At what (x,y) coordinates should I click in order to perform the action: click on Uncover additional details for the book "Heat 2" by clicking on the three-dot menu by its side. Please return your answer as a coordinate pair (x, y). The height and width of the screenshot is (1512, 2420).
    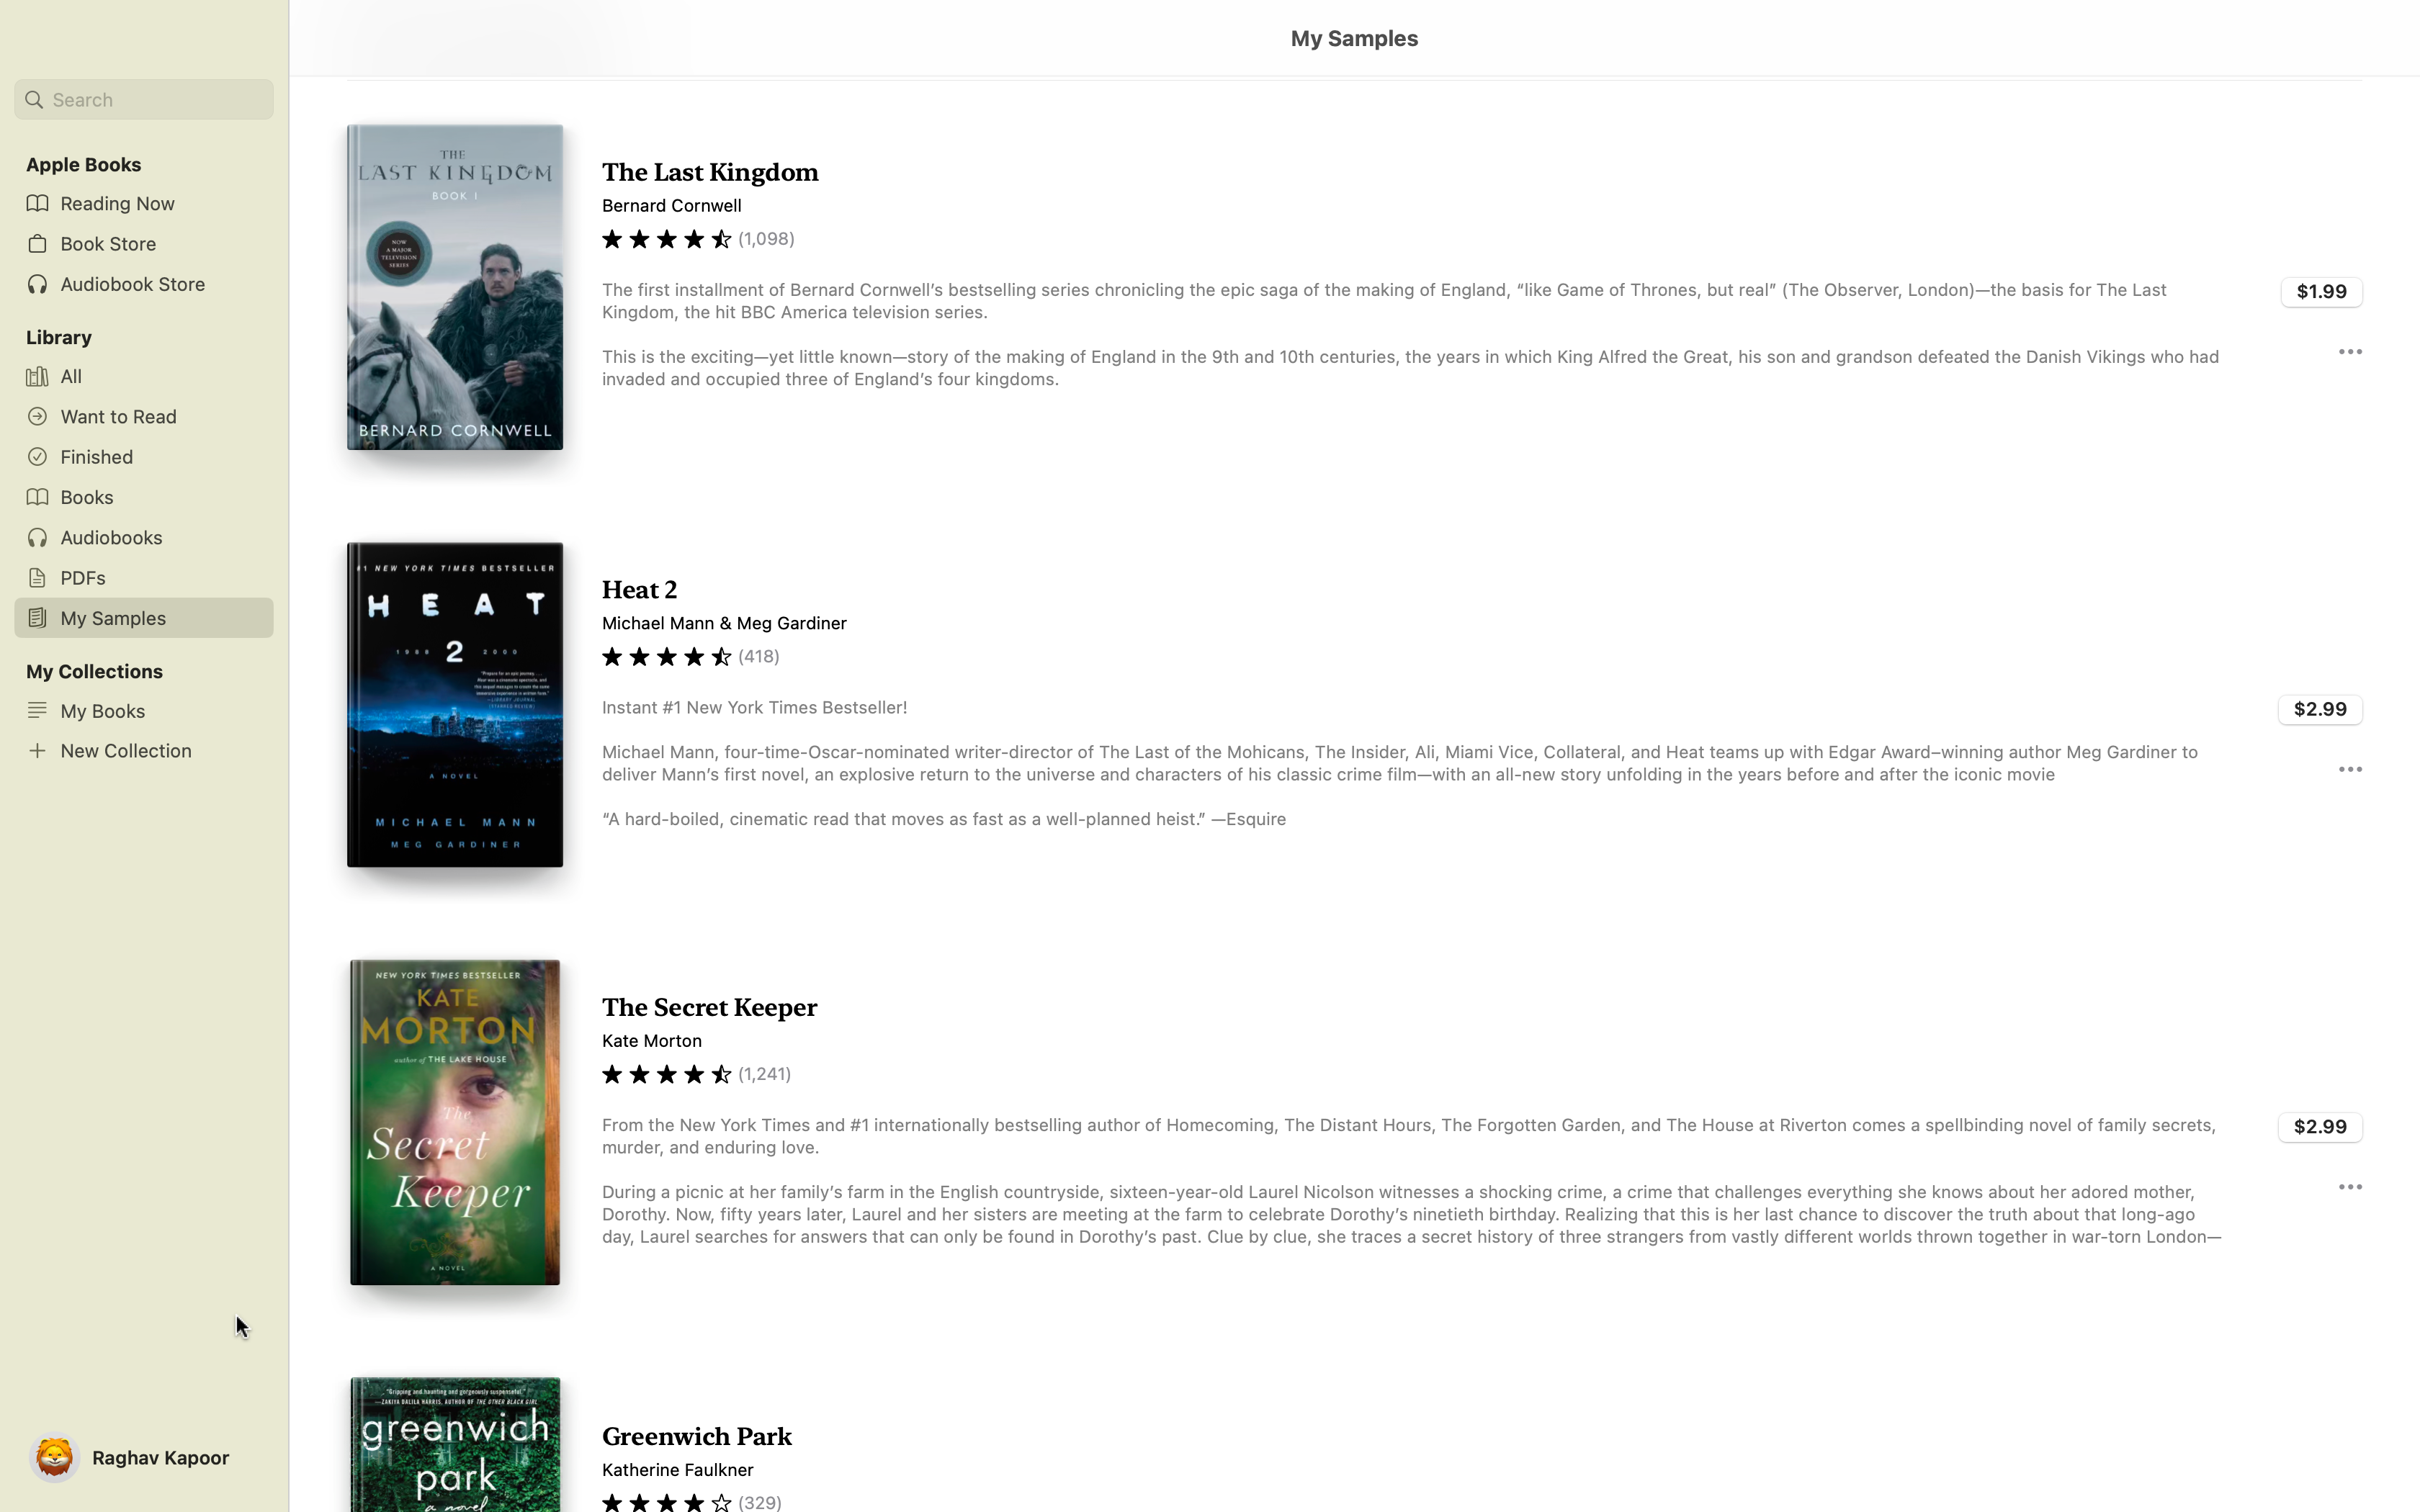
    Looking at the image, I should click on (2349, 768).